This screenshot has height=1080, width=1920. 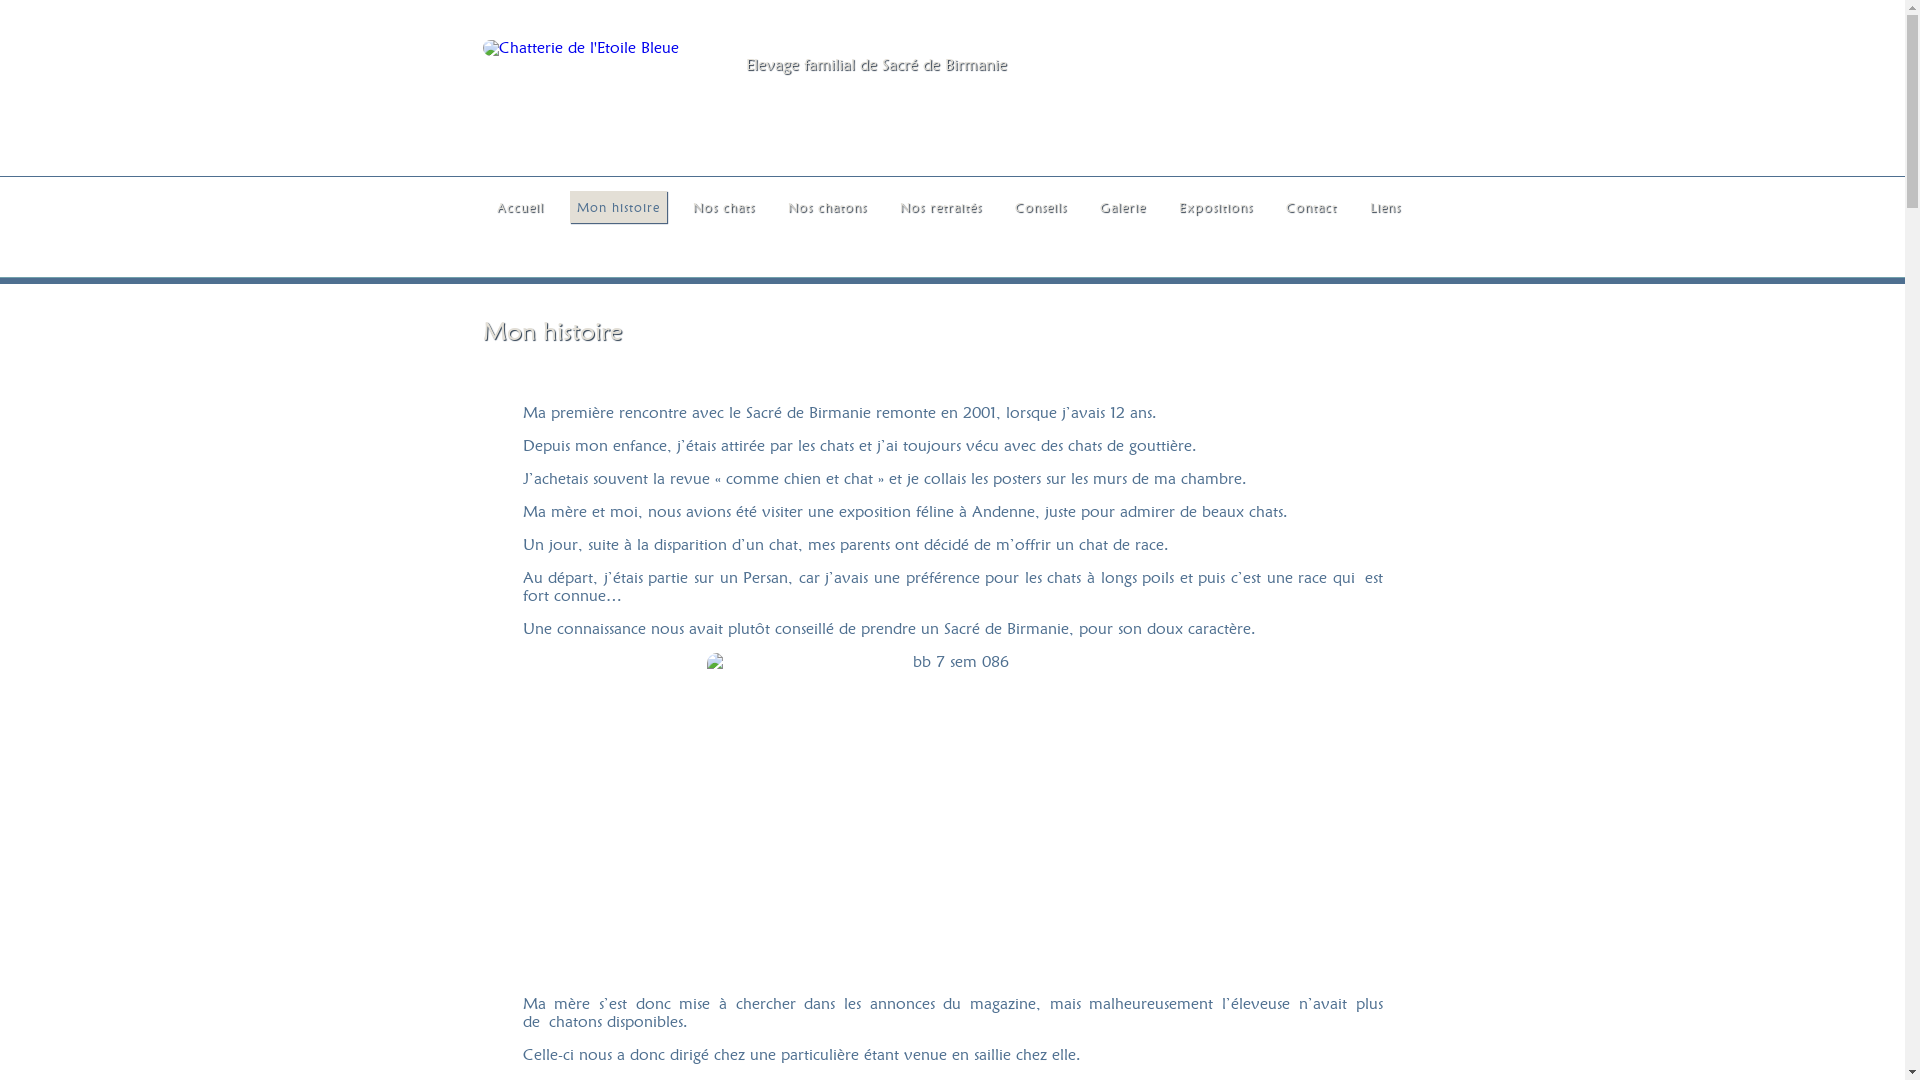 I want to click on 'Conseils', so click(x=1040, y=207).